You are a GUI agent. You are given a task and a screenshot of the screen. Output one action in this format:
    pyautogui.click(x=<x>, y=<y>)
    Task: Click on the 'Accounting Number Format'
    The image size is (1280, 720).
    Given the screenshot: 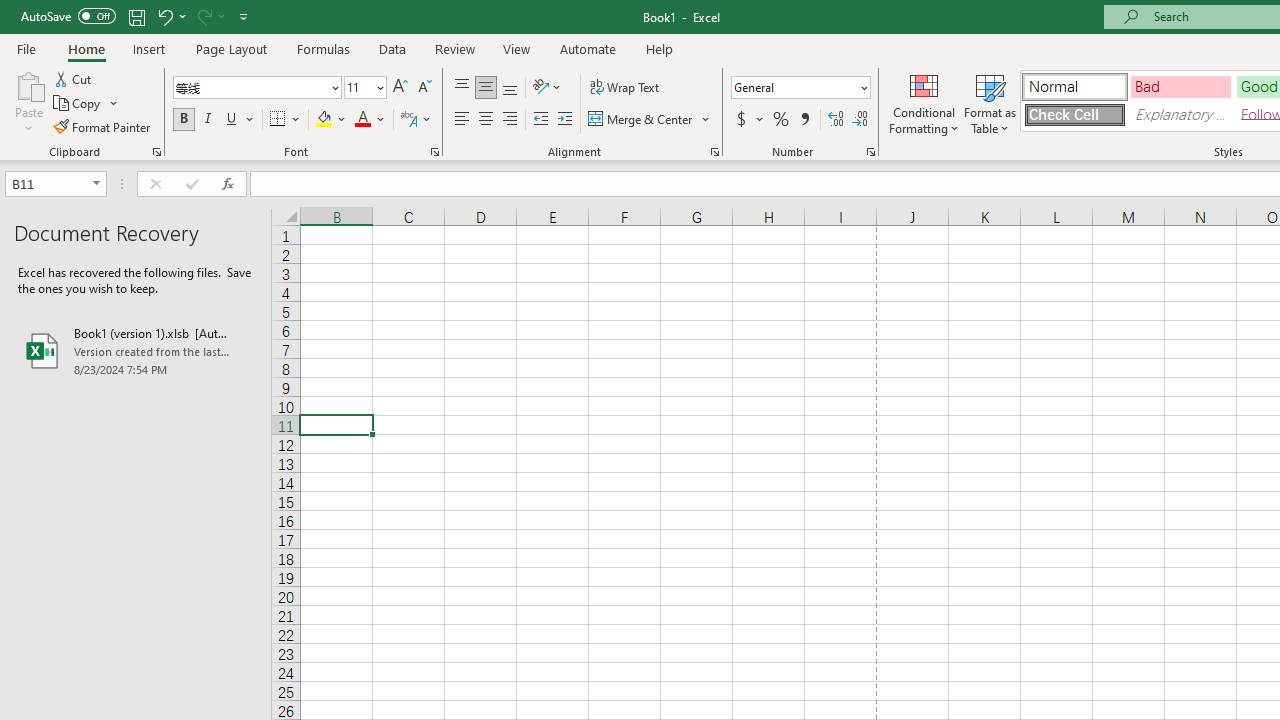 What is the action you would take?
    pyautogui.click(x=748, y=119)
    